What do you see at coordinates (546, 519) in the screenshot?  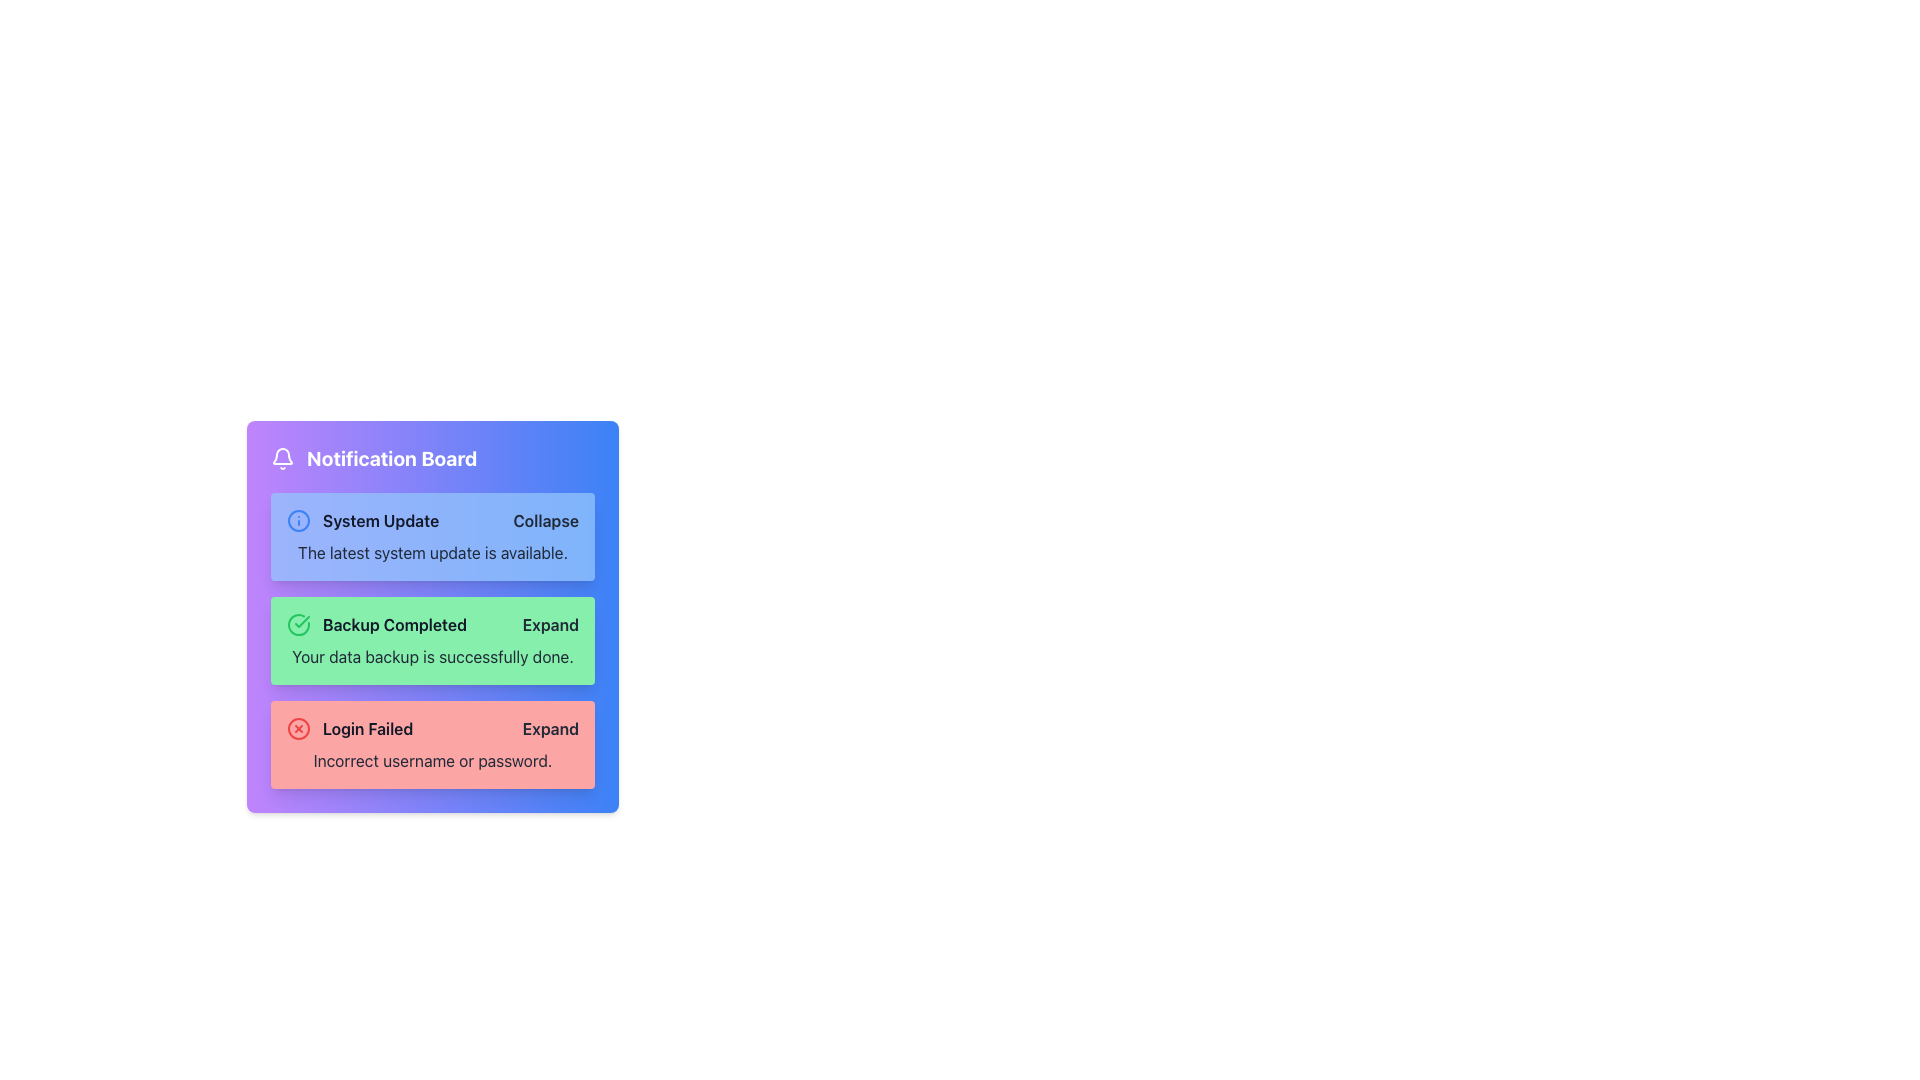 I see `the 'Collapse' button styled in dark gray font located at the top-right corner of the 'System Update' notification box` at bounding box center [546, 519].